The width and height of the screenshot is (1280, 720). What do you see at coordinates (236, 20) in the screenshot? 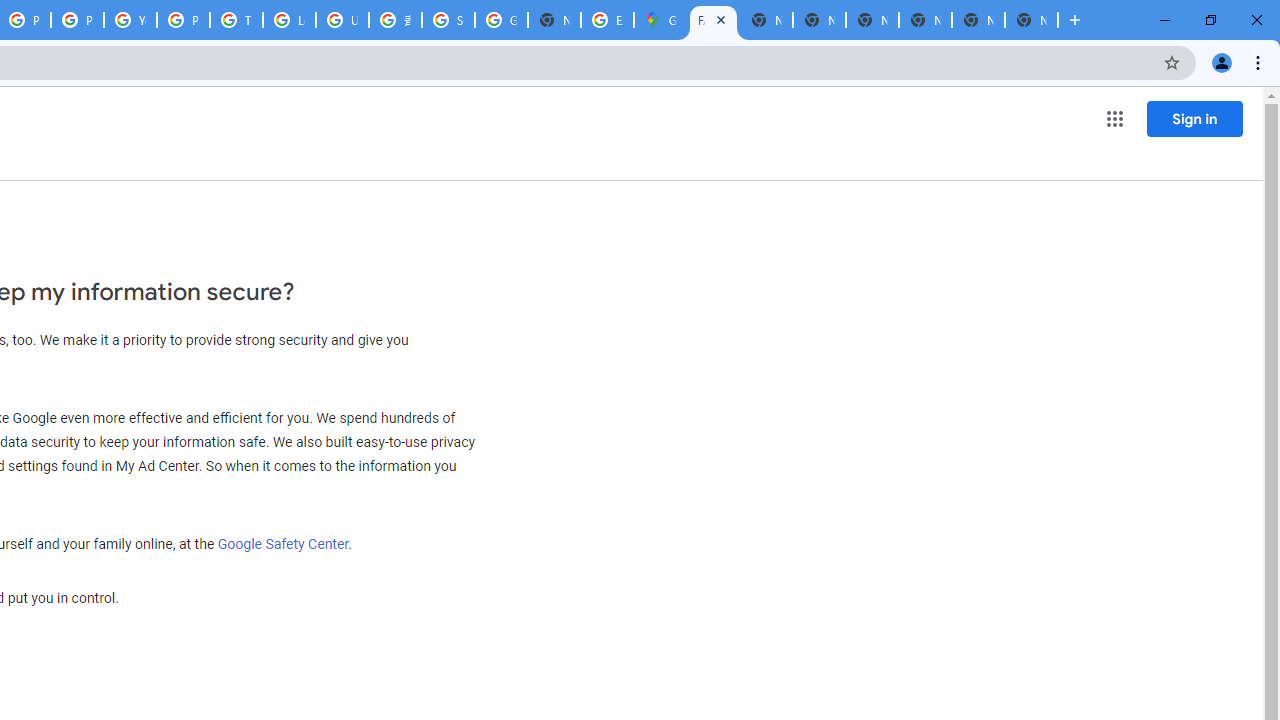
I see `'Tips & tricks for Chrome - Google Chrome Help'` at bounding box center [236, 20].